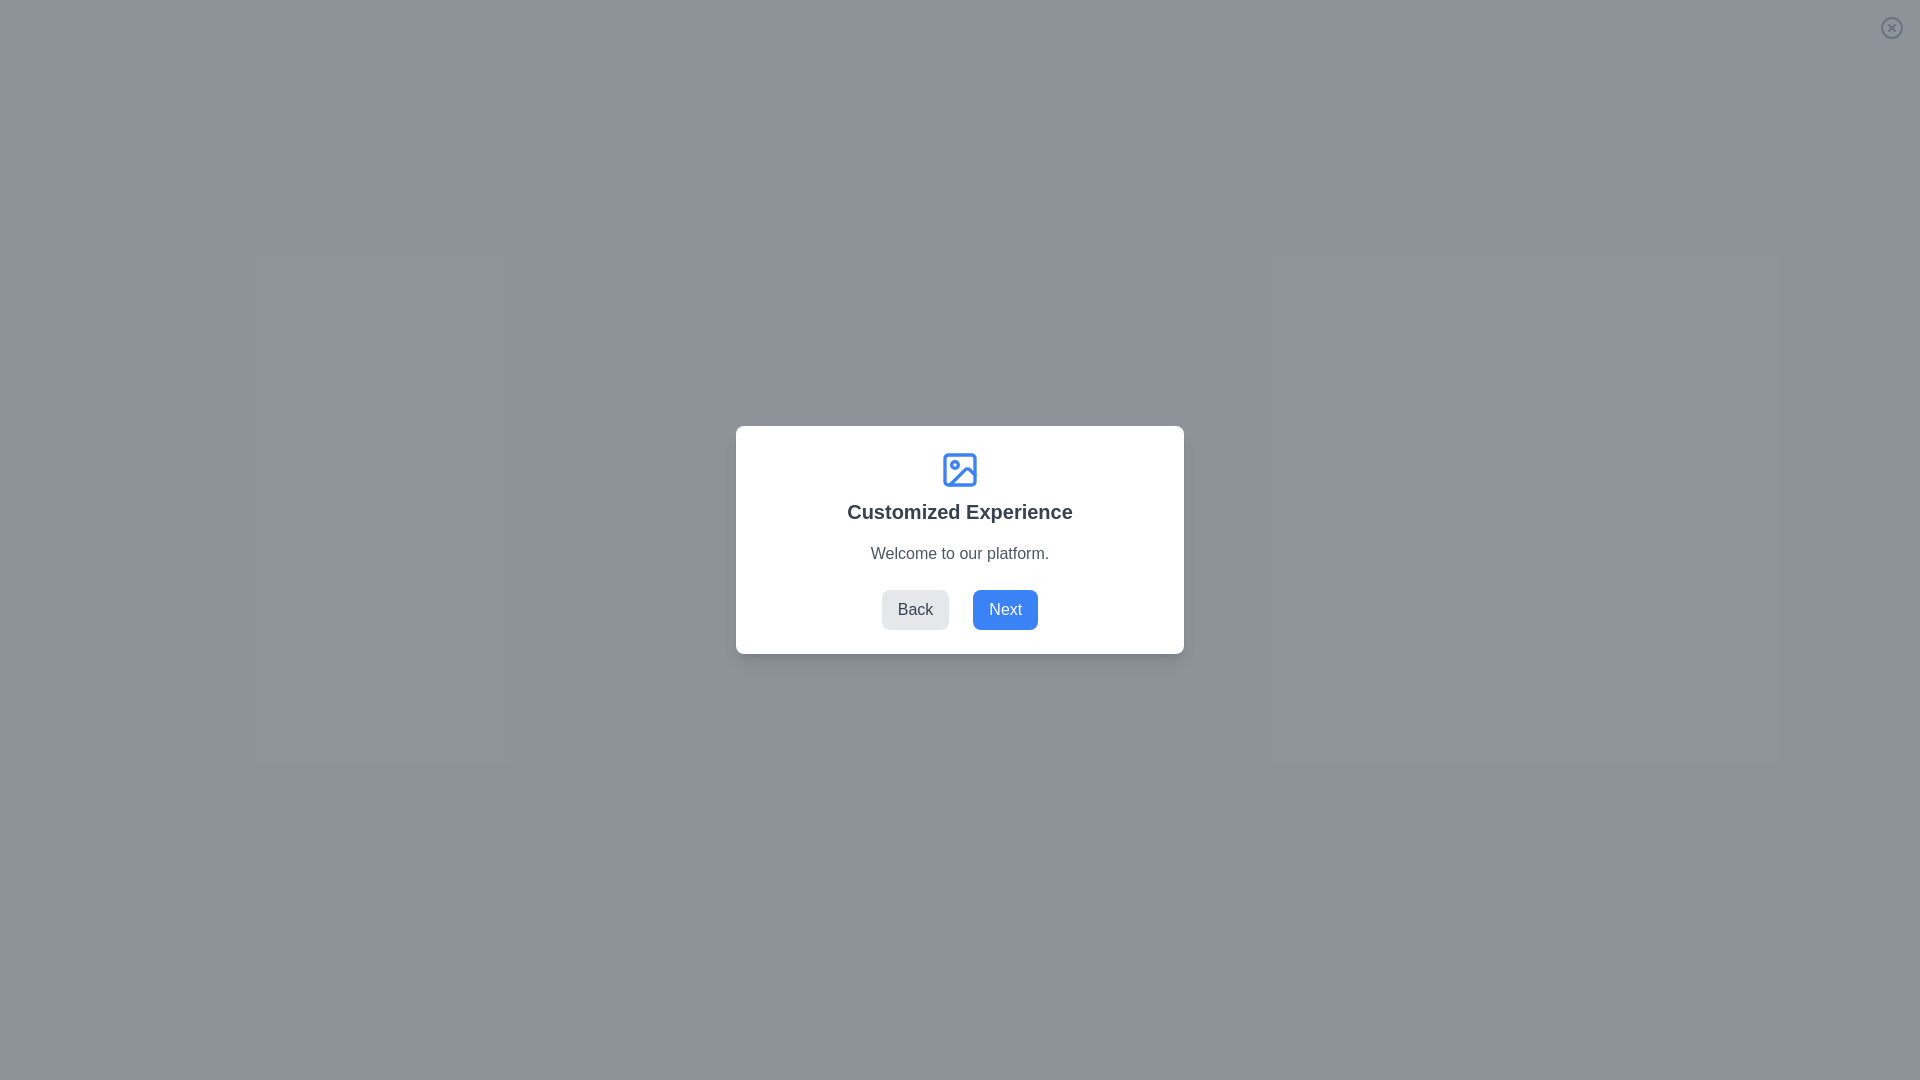 This screenshot has width=1920, height=1080. Describe the element at coordinates (1005, 608) in the screenshot. I see `the 'Next' button to navigate to the next informational message` at that location.